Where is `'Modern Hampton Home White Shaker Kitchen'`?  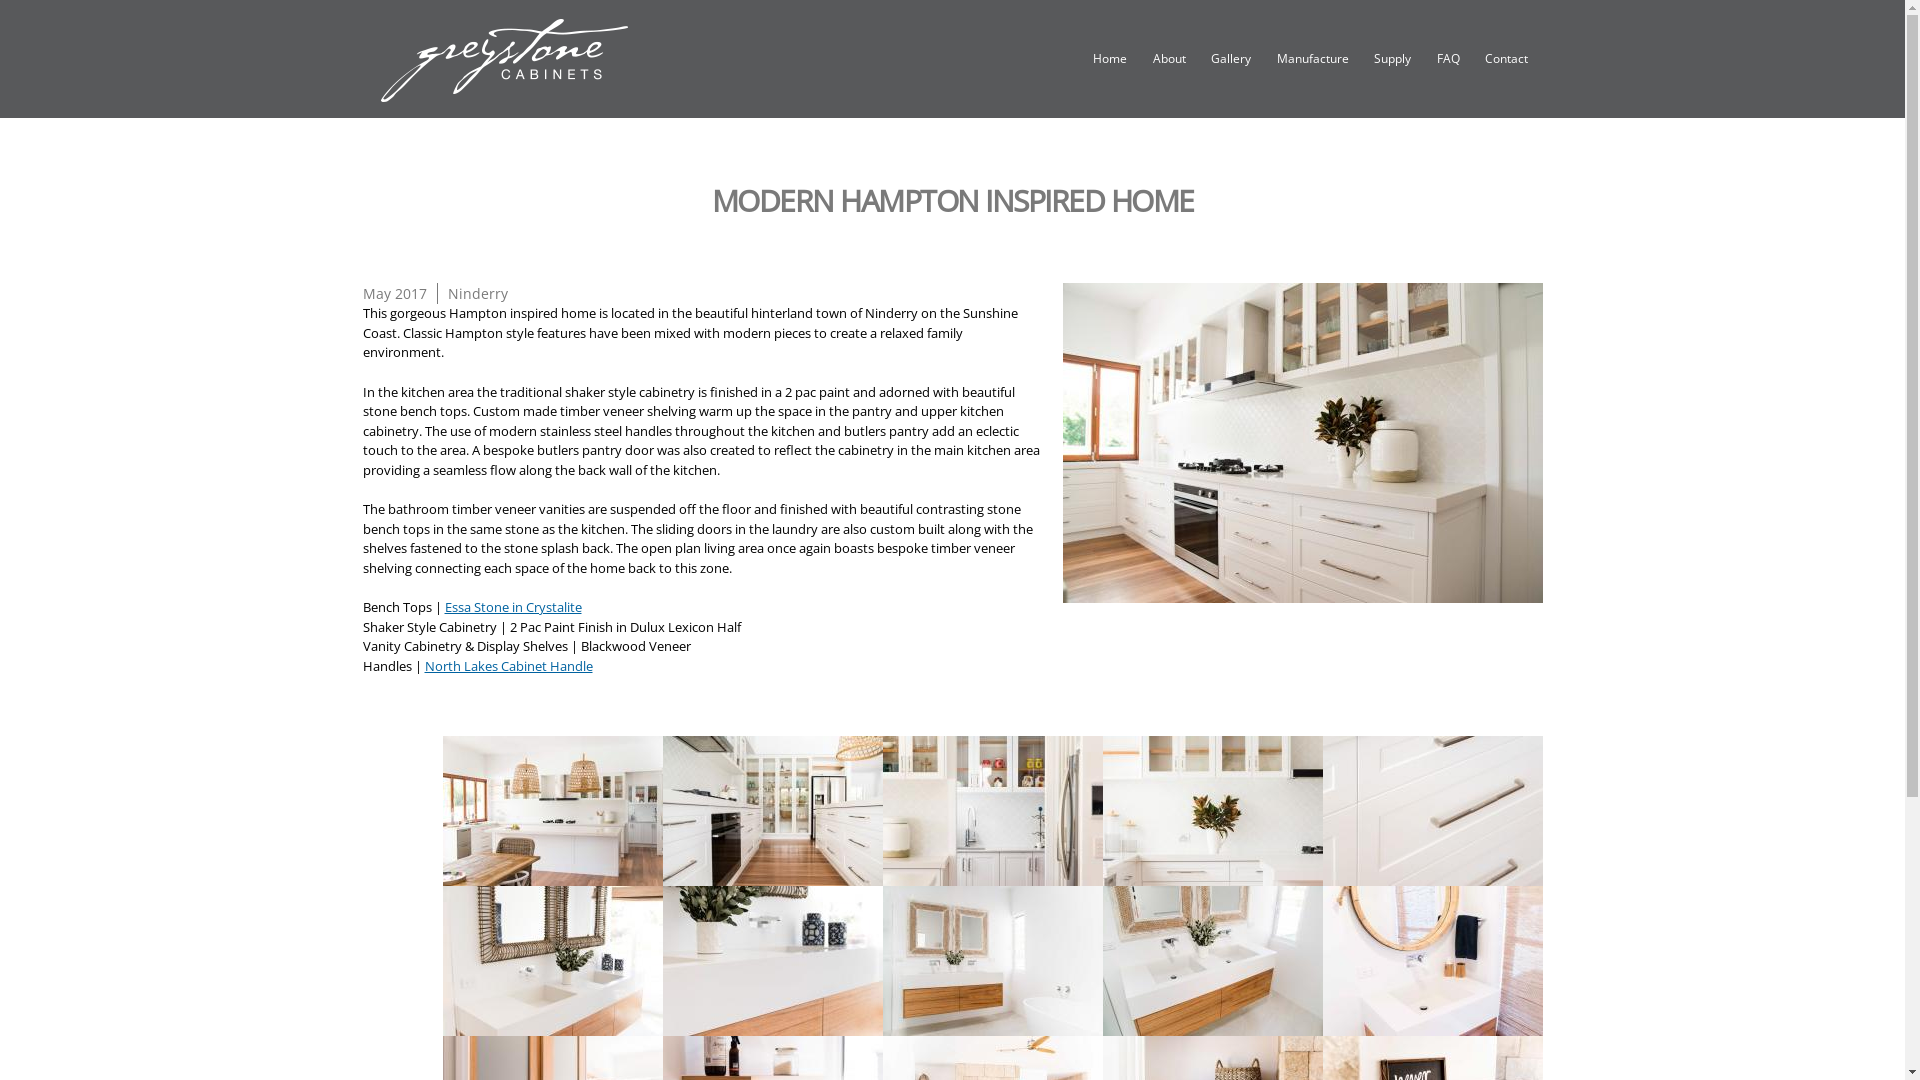
'Modern Hampton Home White Shaker Kitchen' is located at coordinates (1301, 441).